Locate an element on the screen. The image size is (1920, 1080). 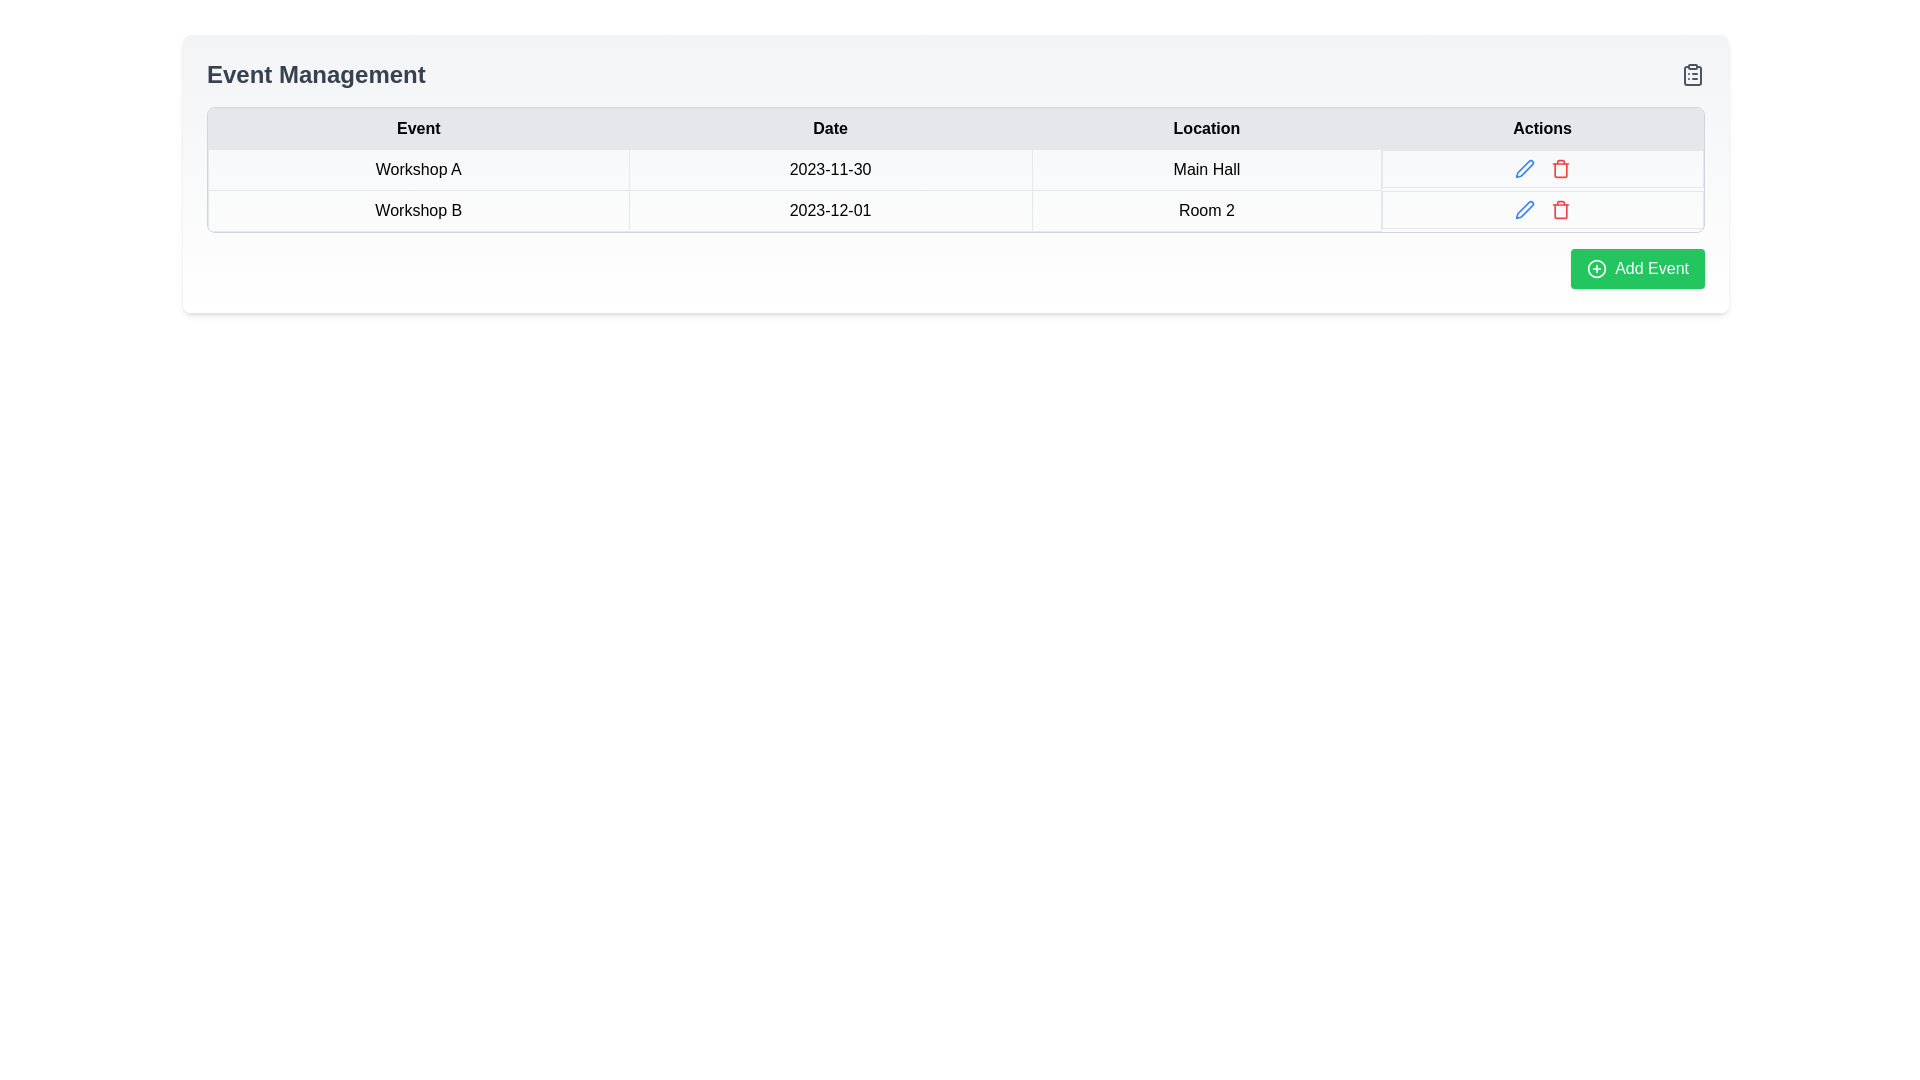
the static text label 'Workshop B' located in the first column of the second row in the 'Event Management' section is located at coordinates (417, 211).